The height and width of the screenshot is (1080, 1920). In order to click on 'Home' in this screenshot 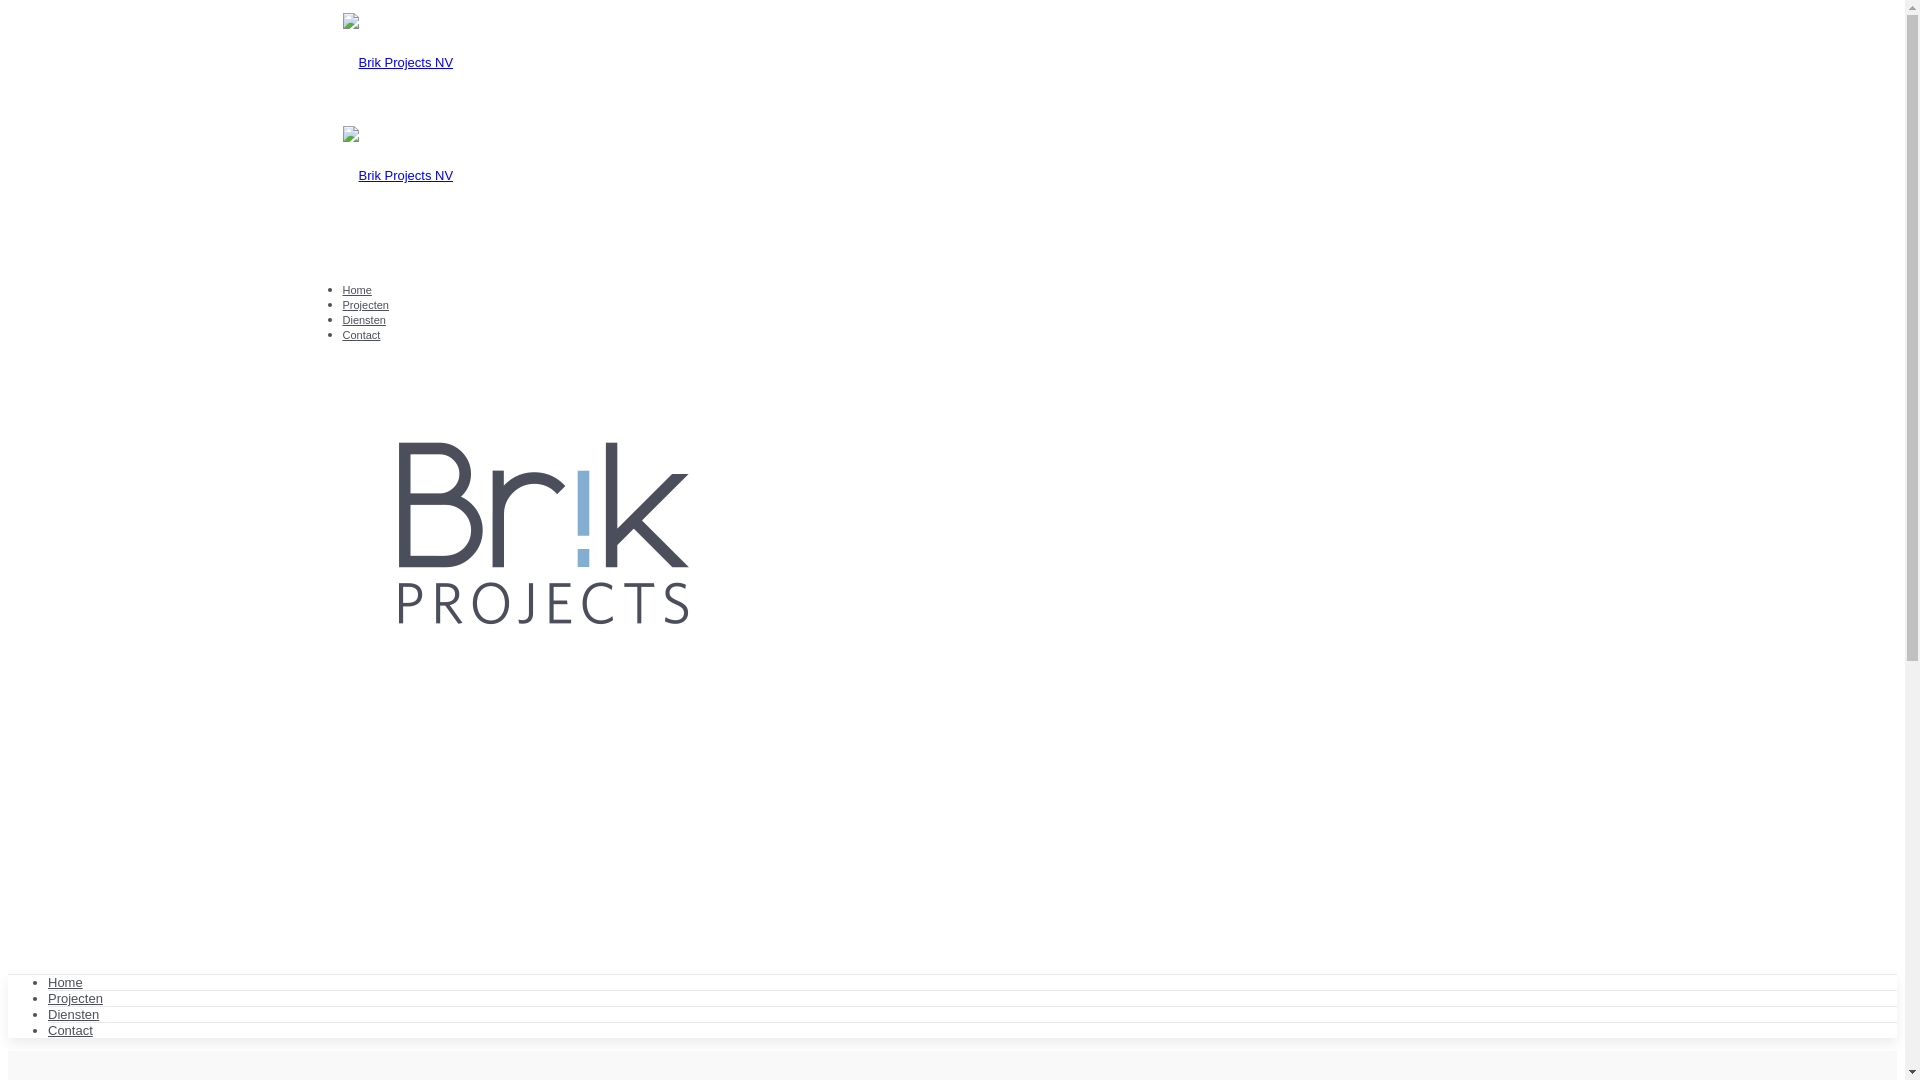, I will do `click(356, 289)`.